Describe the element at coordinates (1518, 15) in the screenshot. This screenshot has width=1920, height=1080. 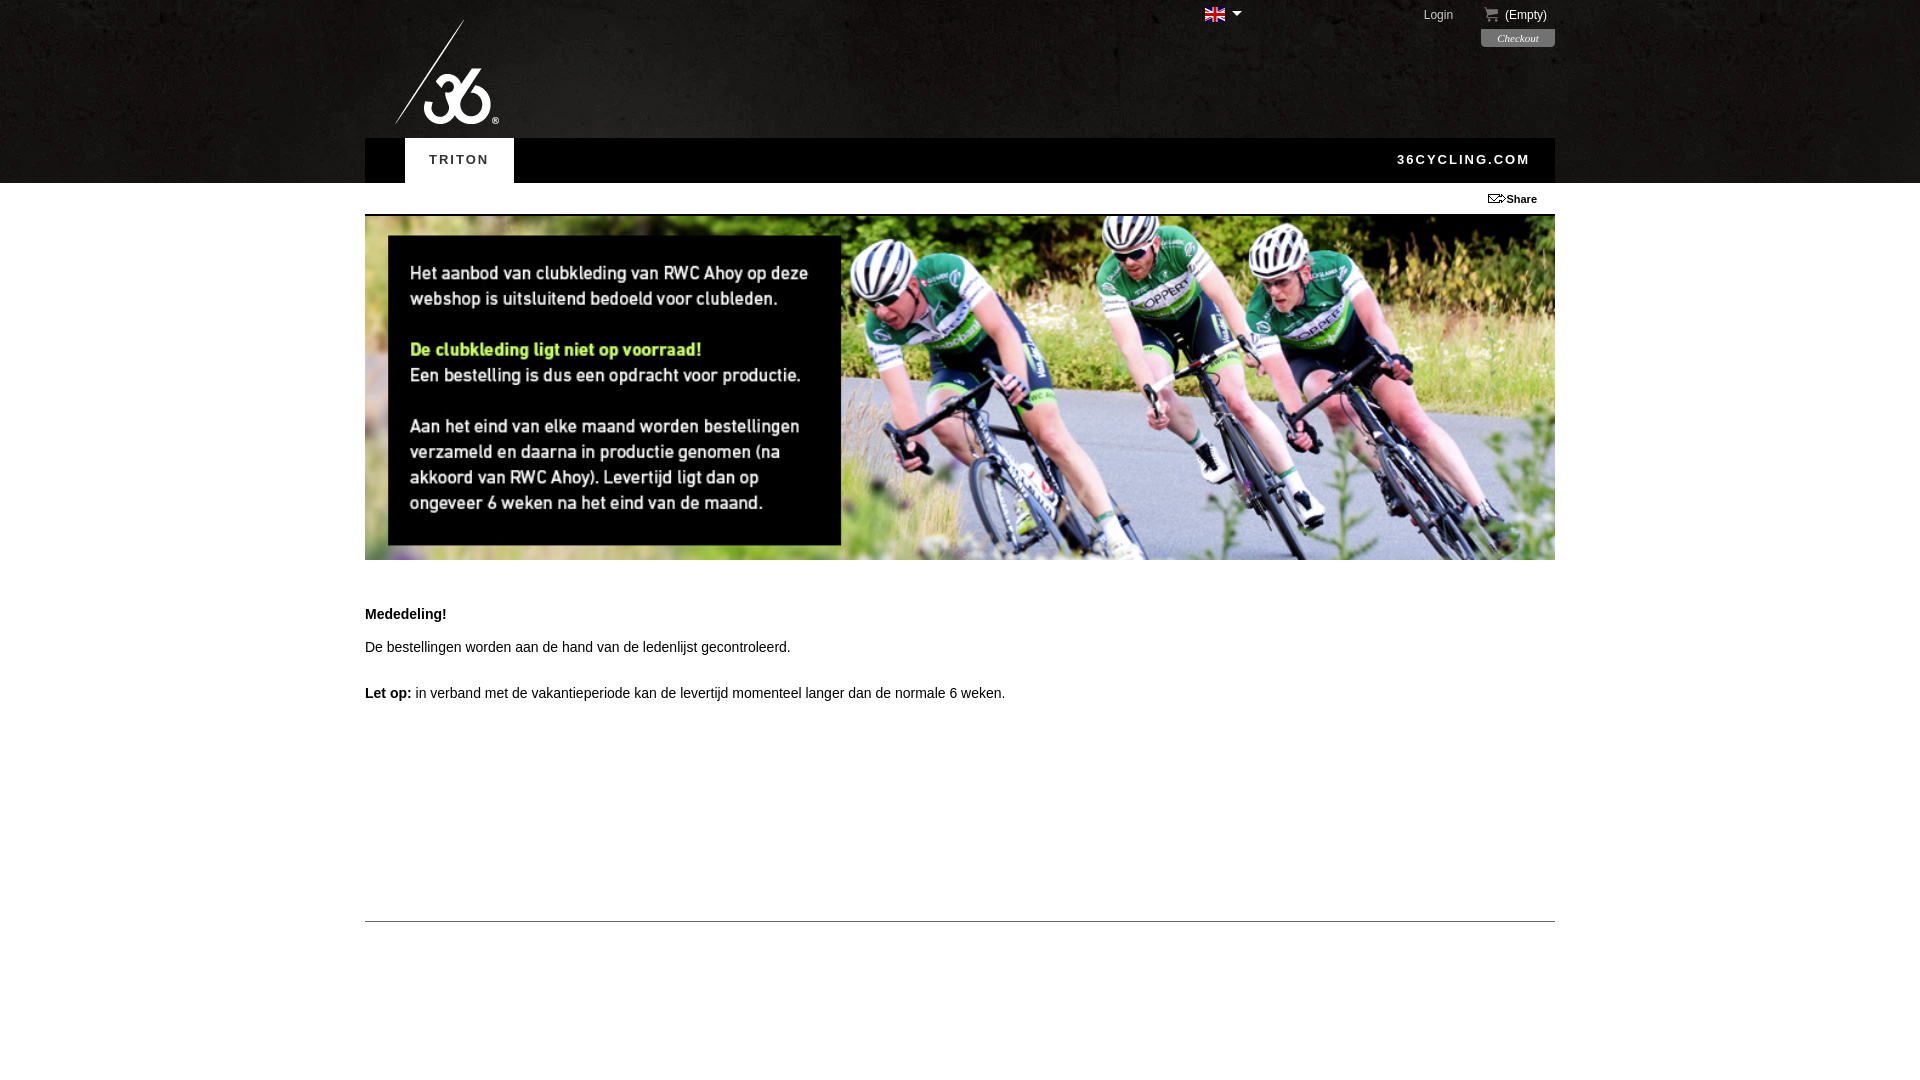
I see `'(Empty)'` at that location.